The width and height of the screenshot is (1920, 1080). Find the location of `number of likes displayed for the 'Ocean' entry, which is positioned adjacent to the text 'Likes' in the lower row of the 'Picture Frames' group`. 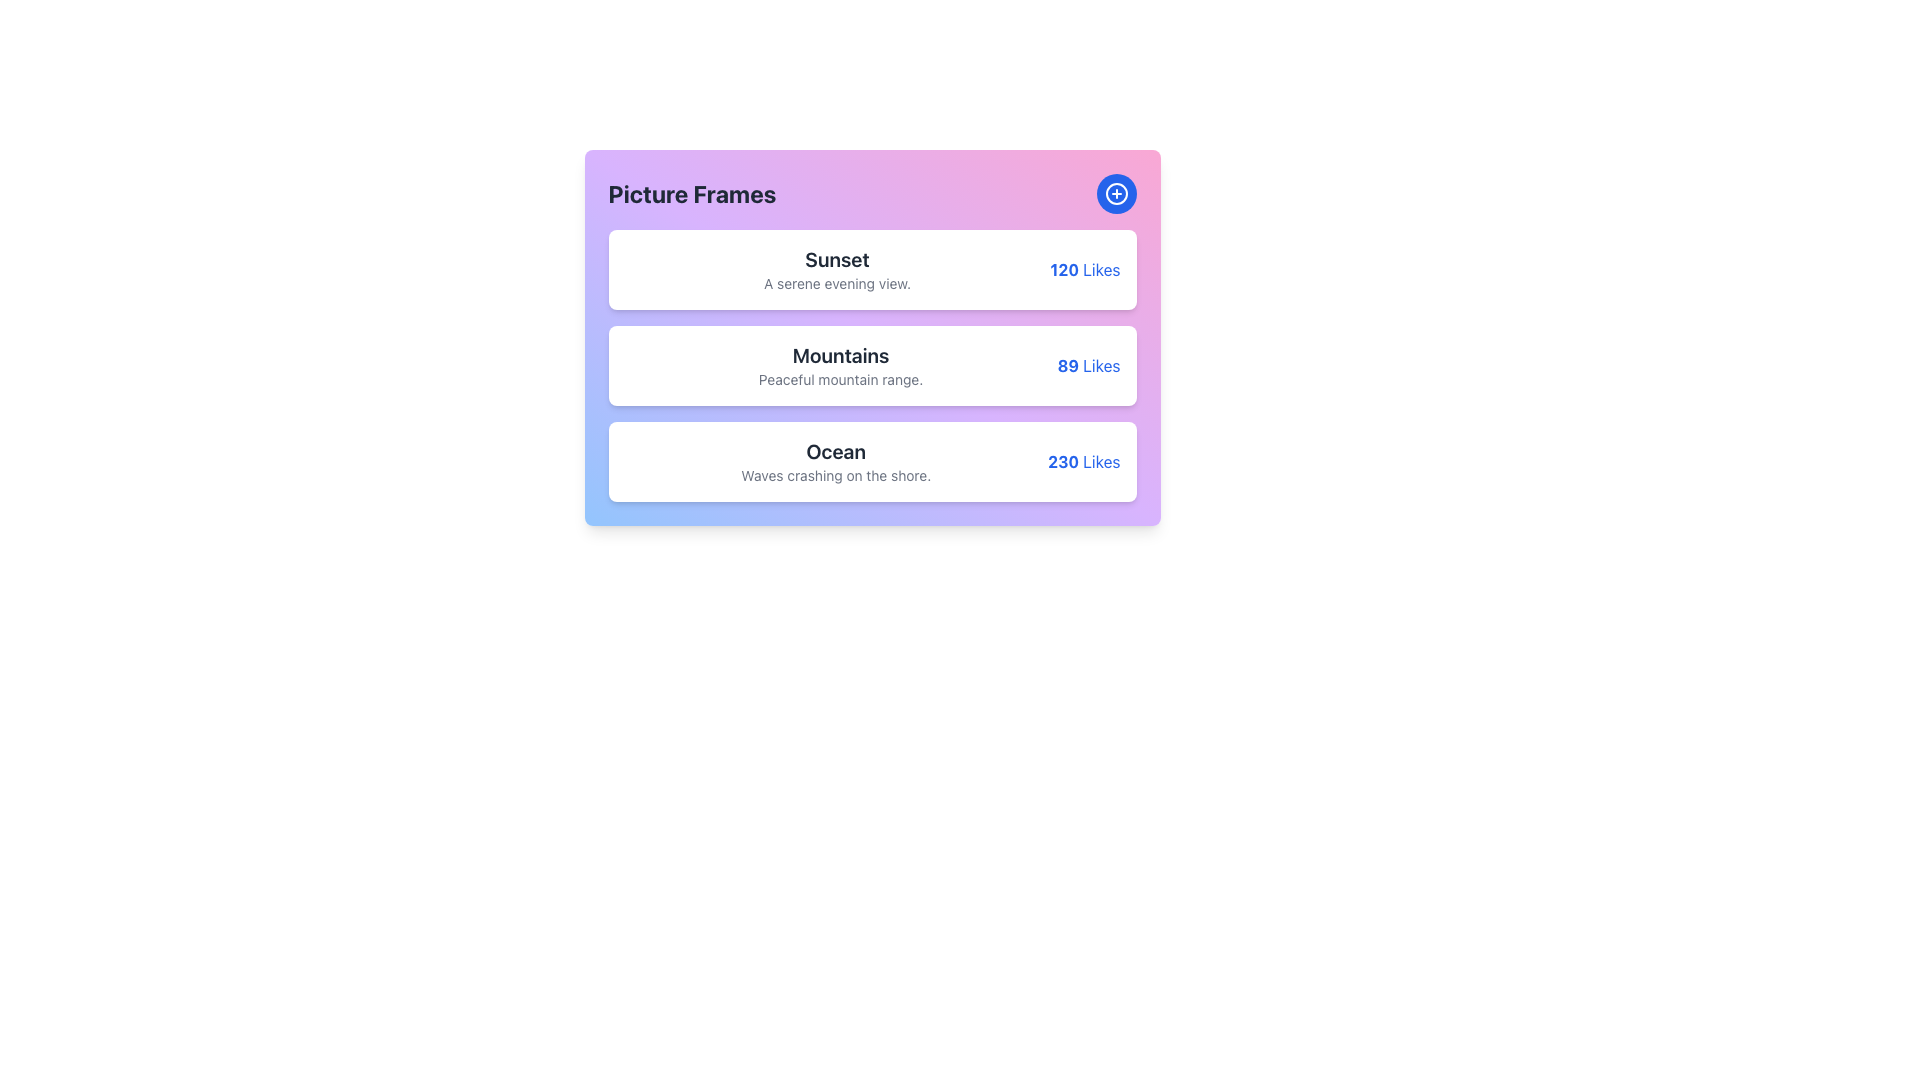

number of likes displayed for the 'Ocean' entry, which is positioned adjacent to the text 'Likes' in the lower row of the 'Picture Frames' group is located at coordinates (1062, 462).